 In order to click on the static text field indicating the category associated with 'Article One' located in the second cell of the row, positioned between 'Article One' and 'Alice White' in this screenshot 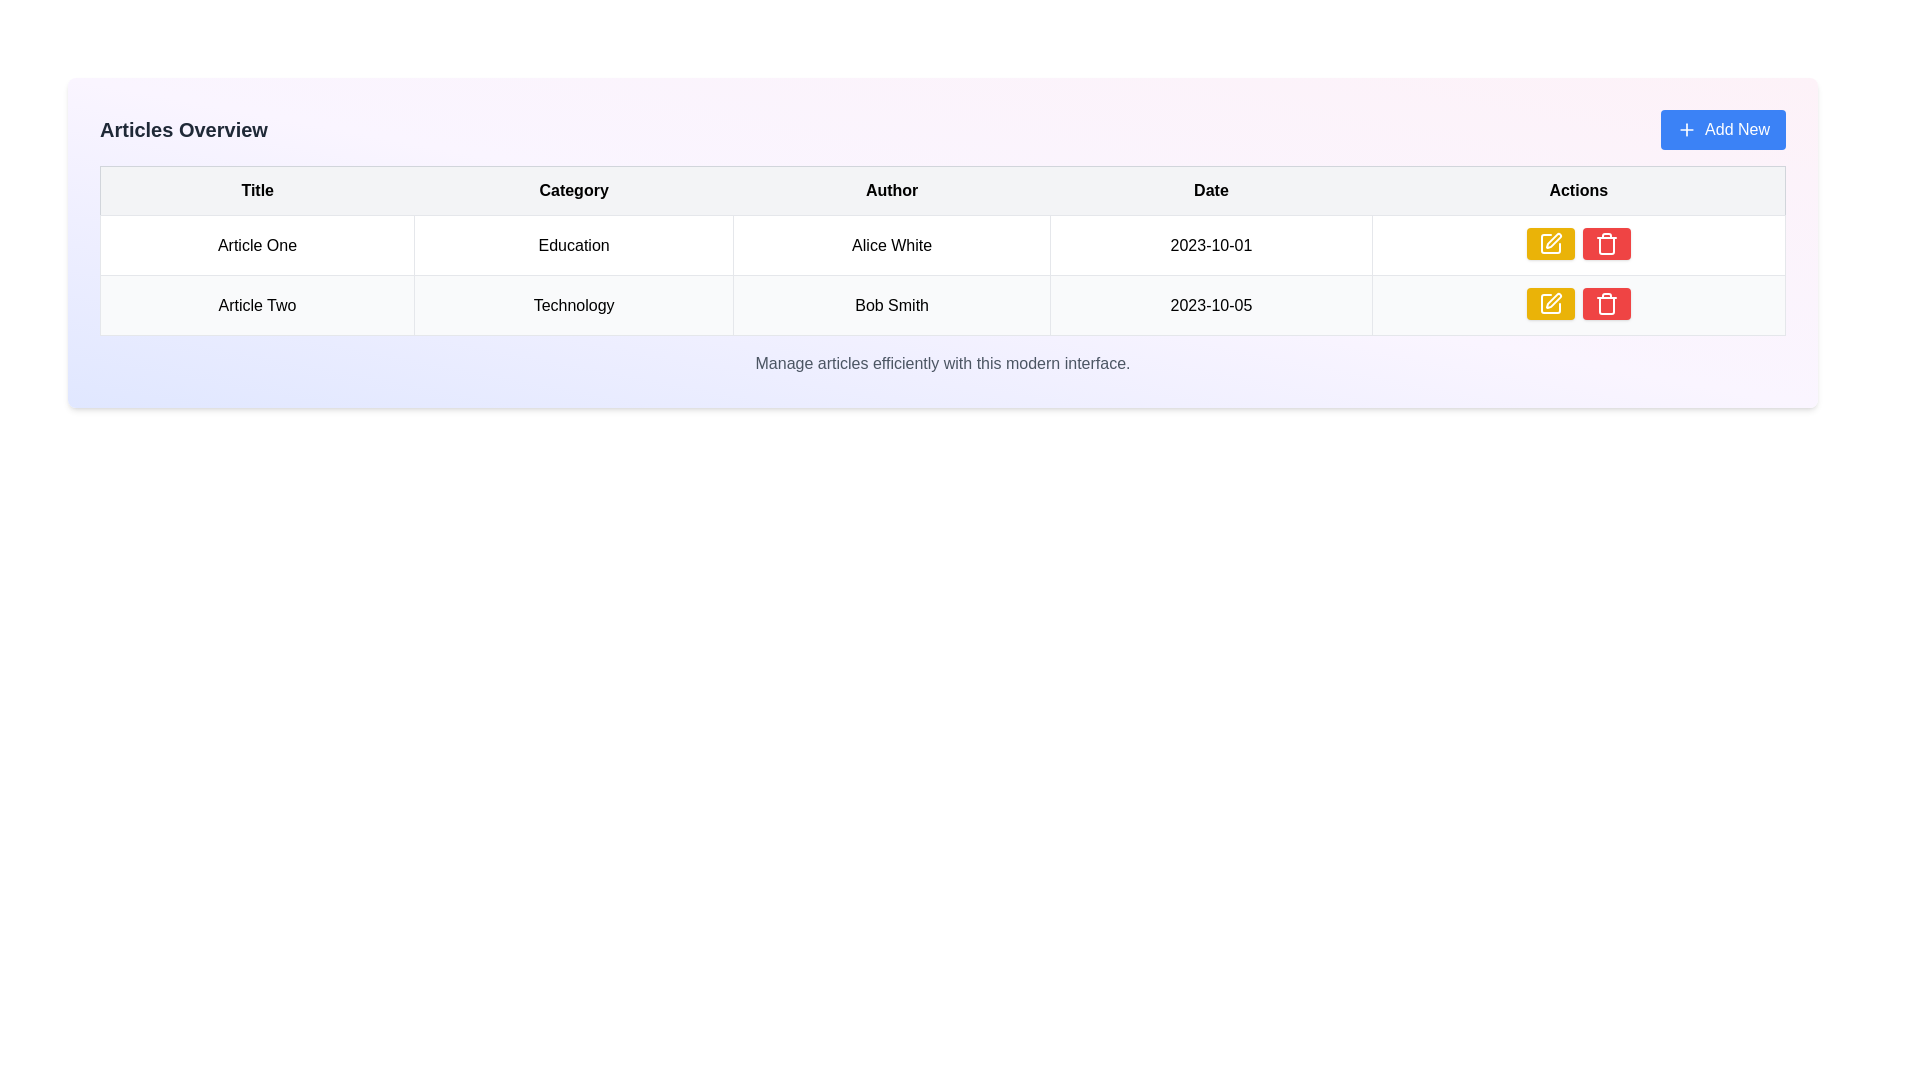, I will do `click(573, 244)`.